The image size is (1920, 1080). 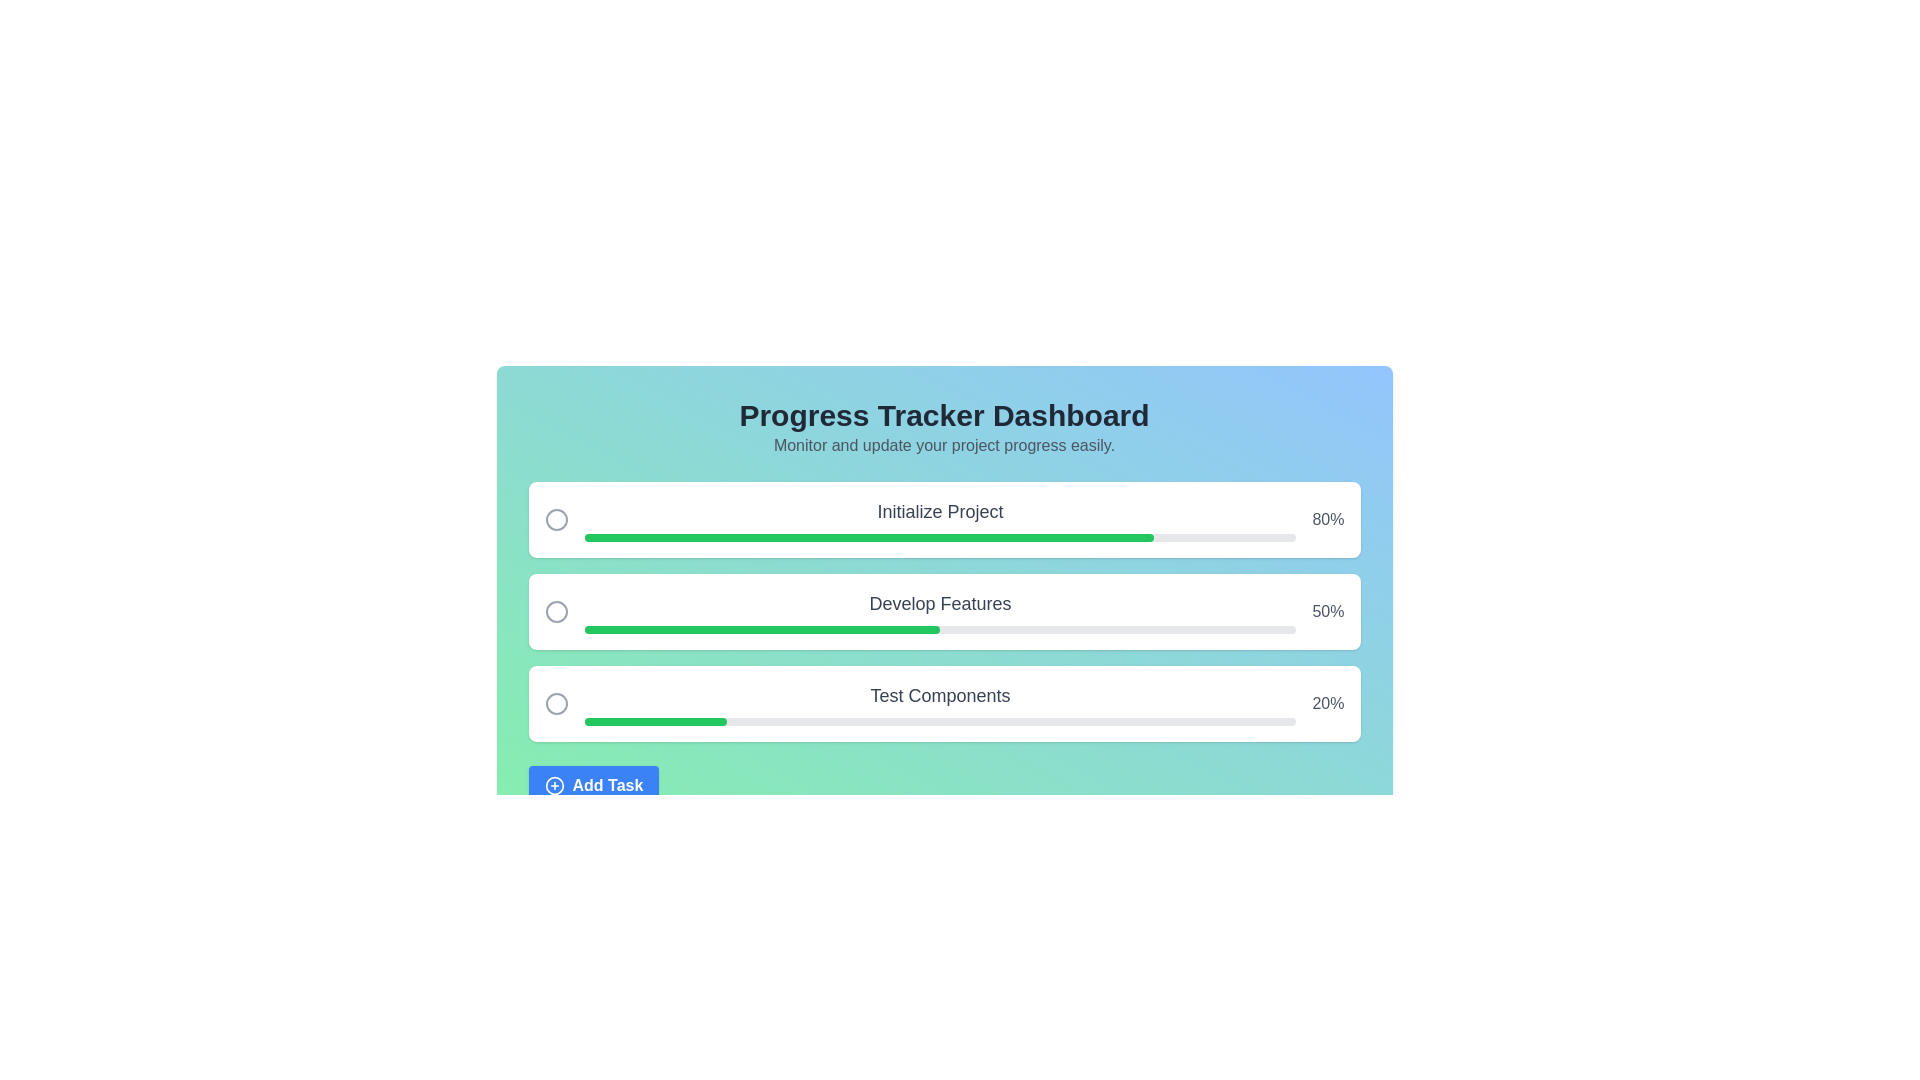 I want to click on the text label in the third progress tracker row that indicates the name or type of activity being tracked, so click(x=939, y=694).